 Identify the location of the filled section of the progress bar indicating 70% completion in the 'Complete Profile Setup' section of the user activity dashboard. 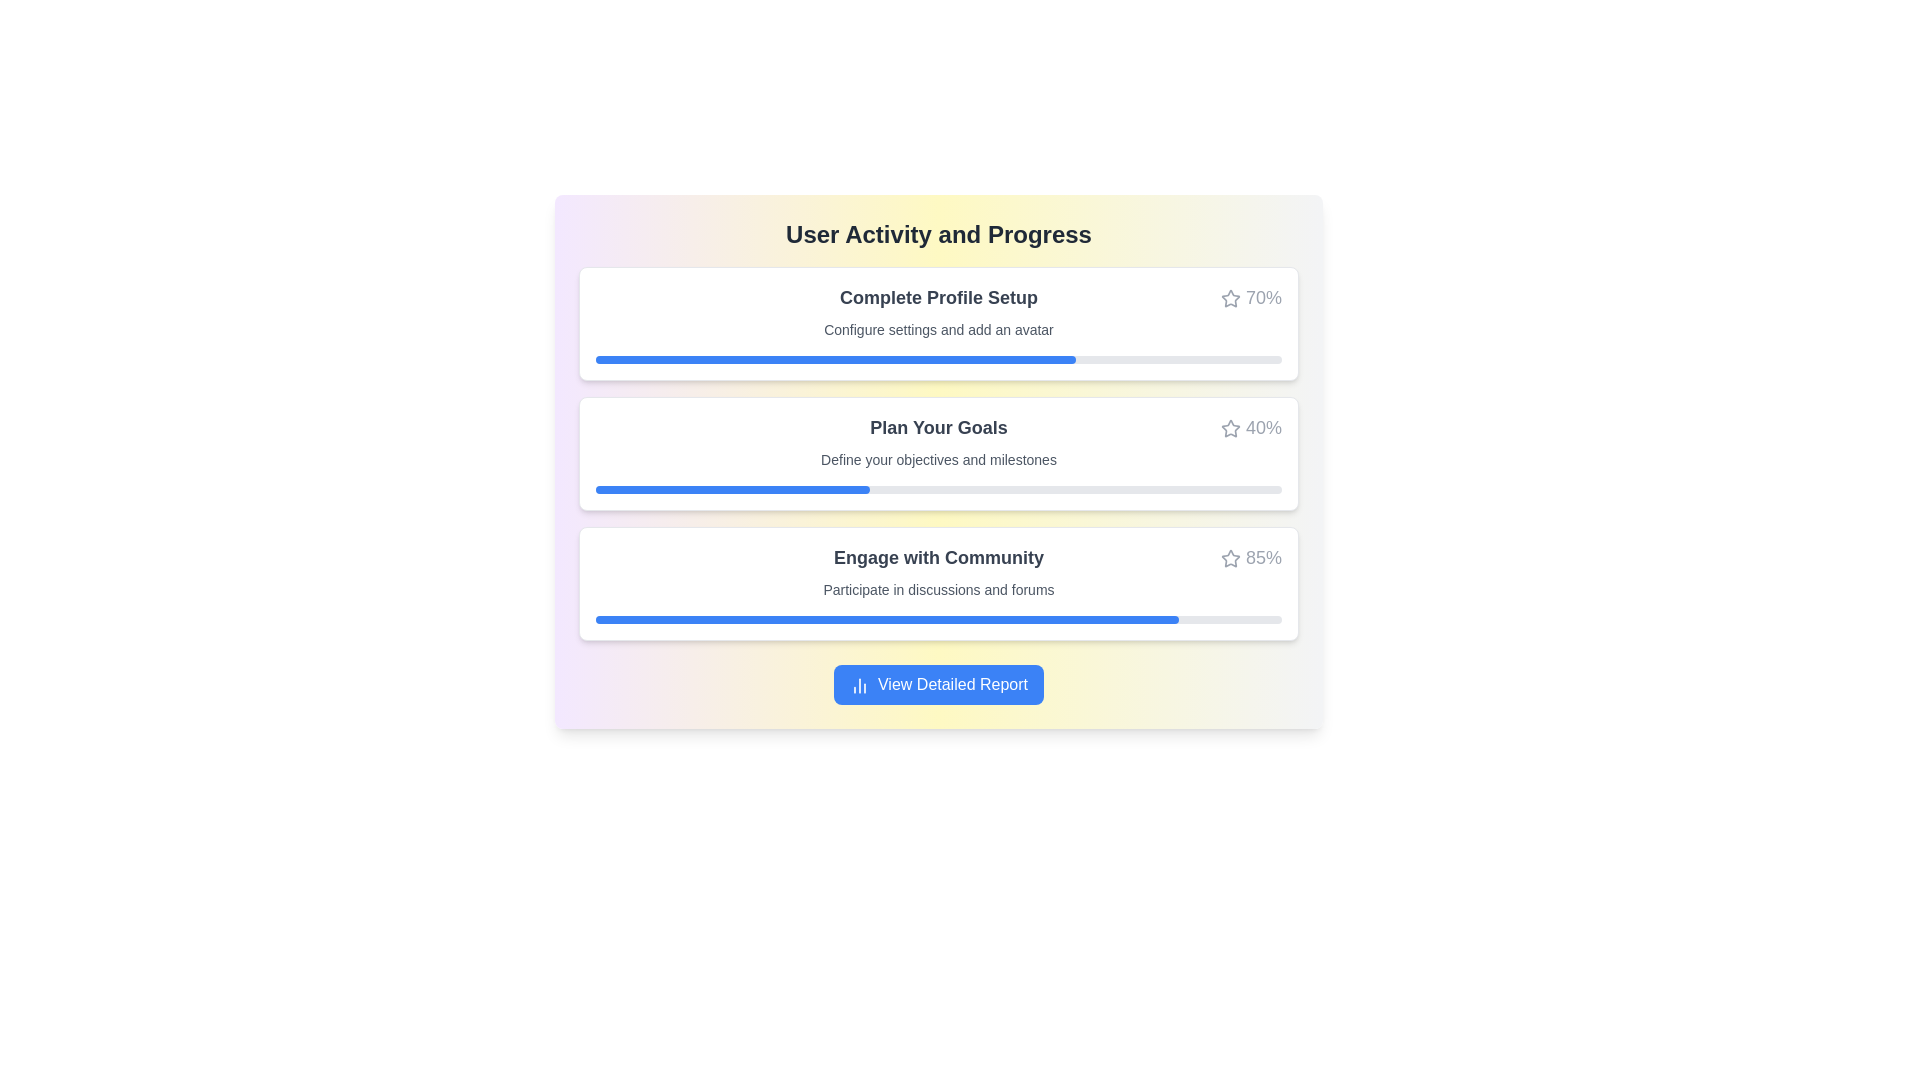
(836, 358).